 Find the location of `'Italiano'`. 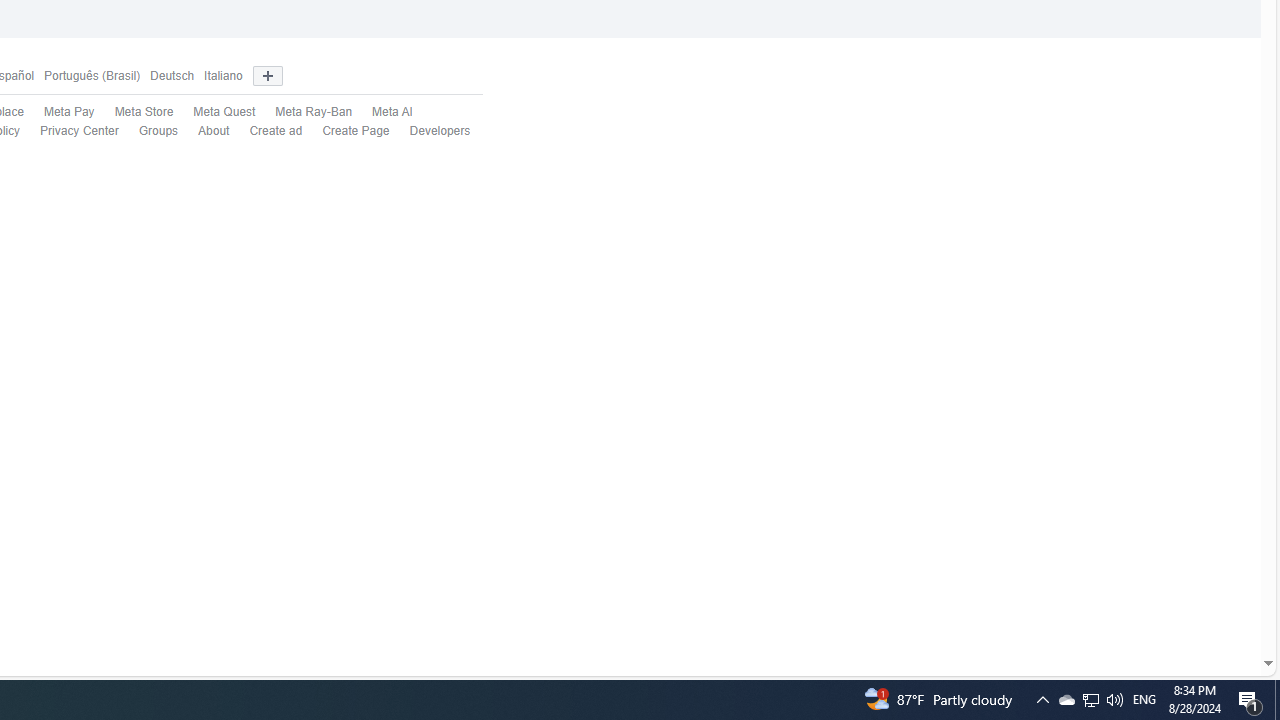

'Italiano' is located at coordinates (223, 75).